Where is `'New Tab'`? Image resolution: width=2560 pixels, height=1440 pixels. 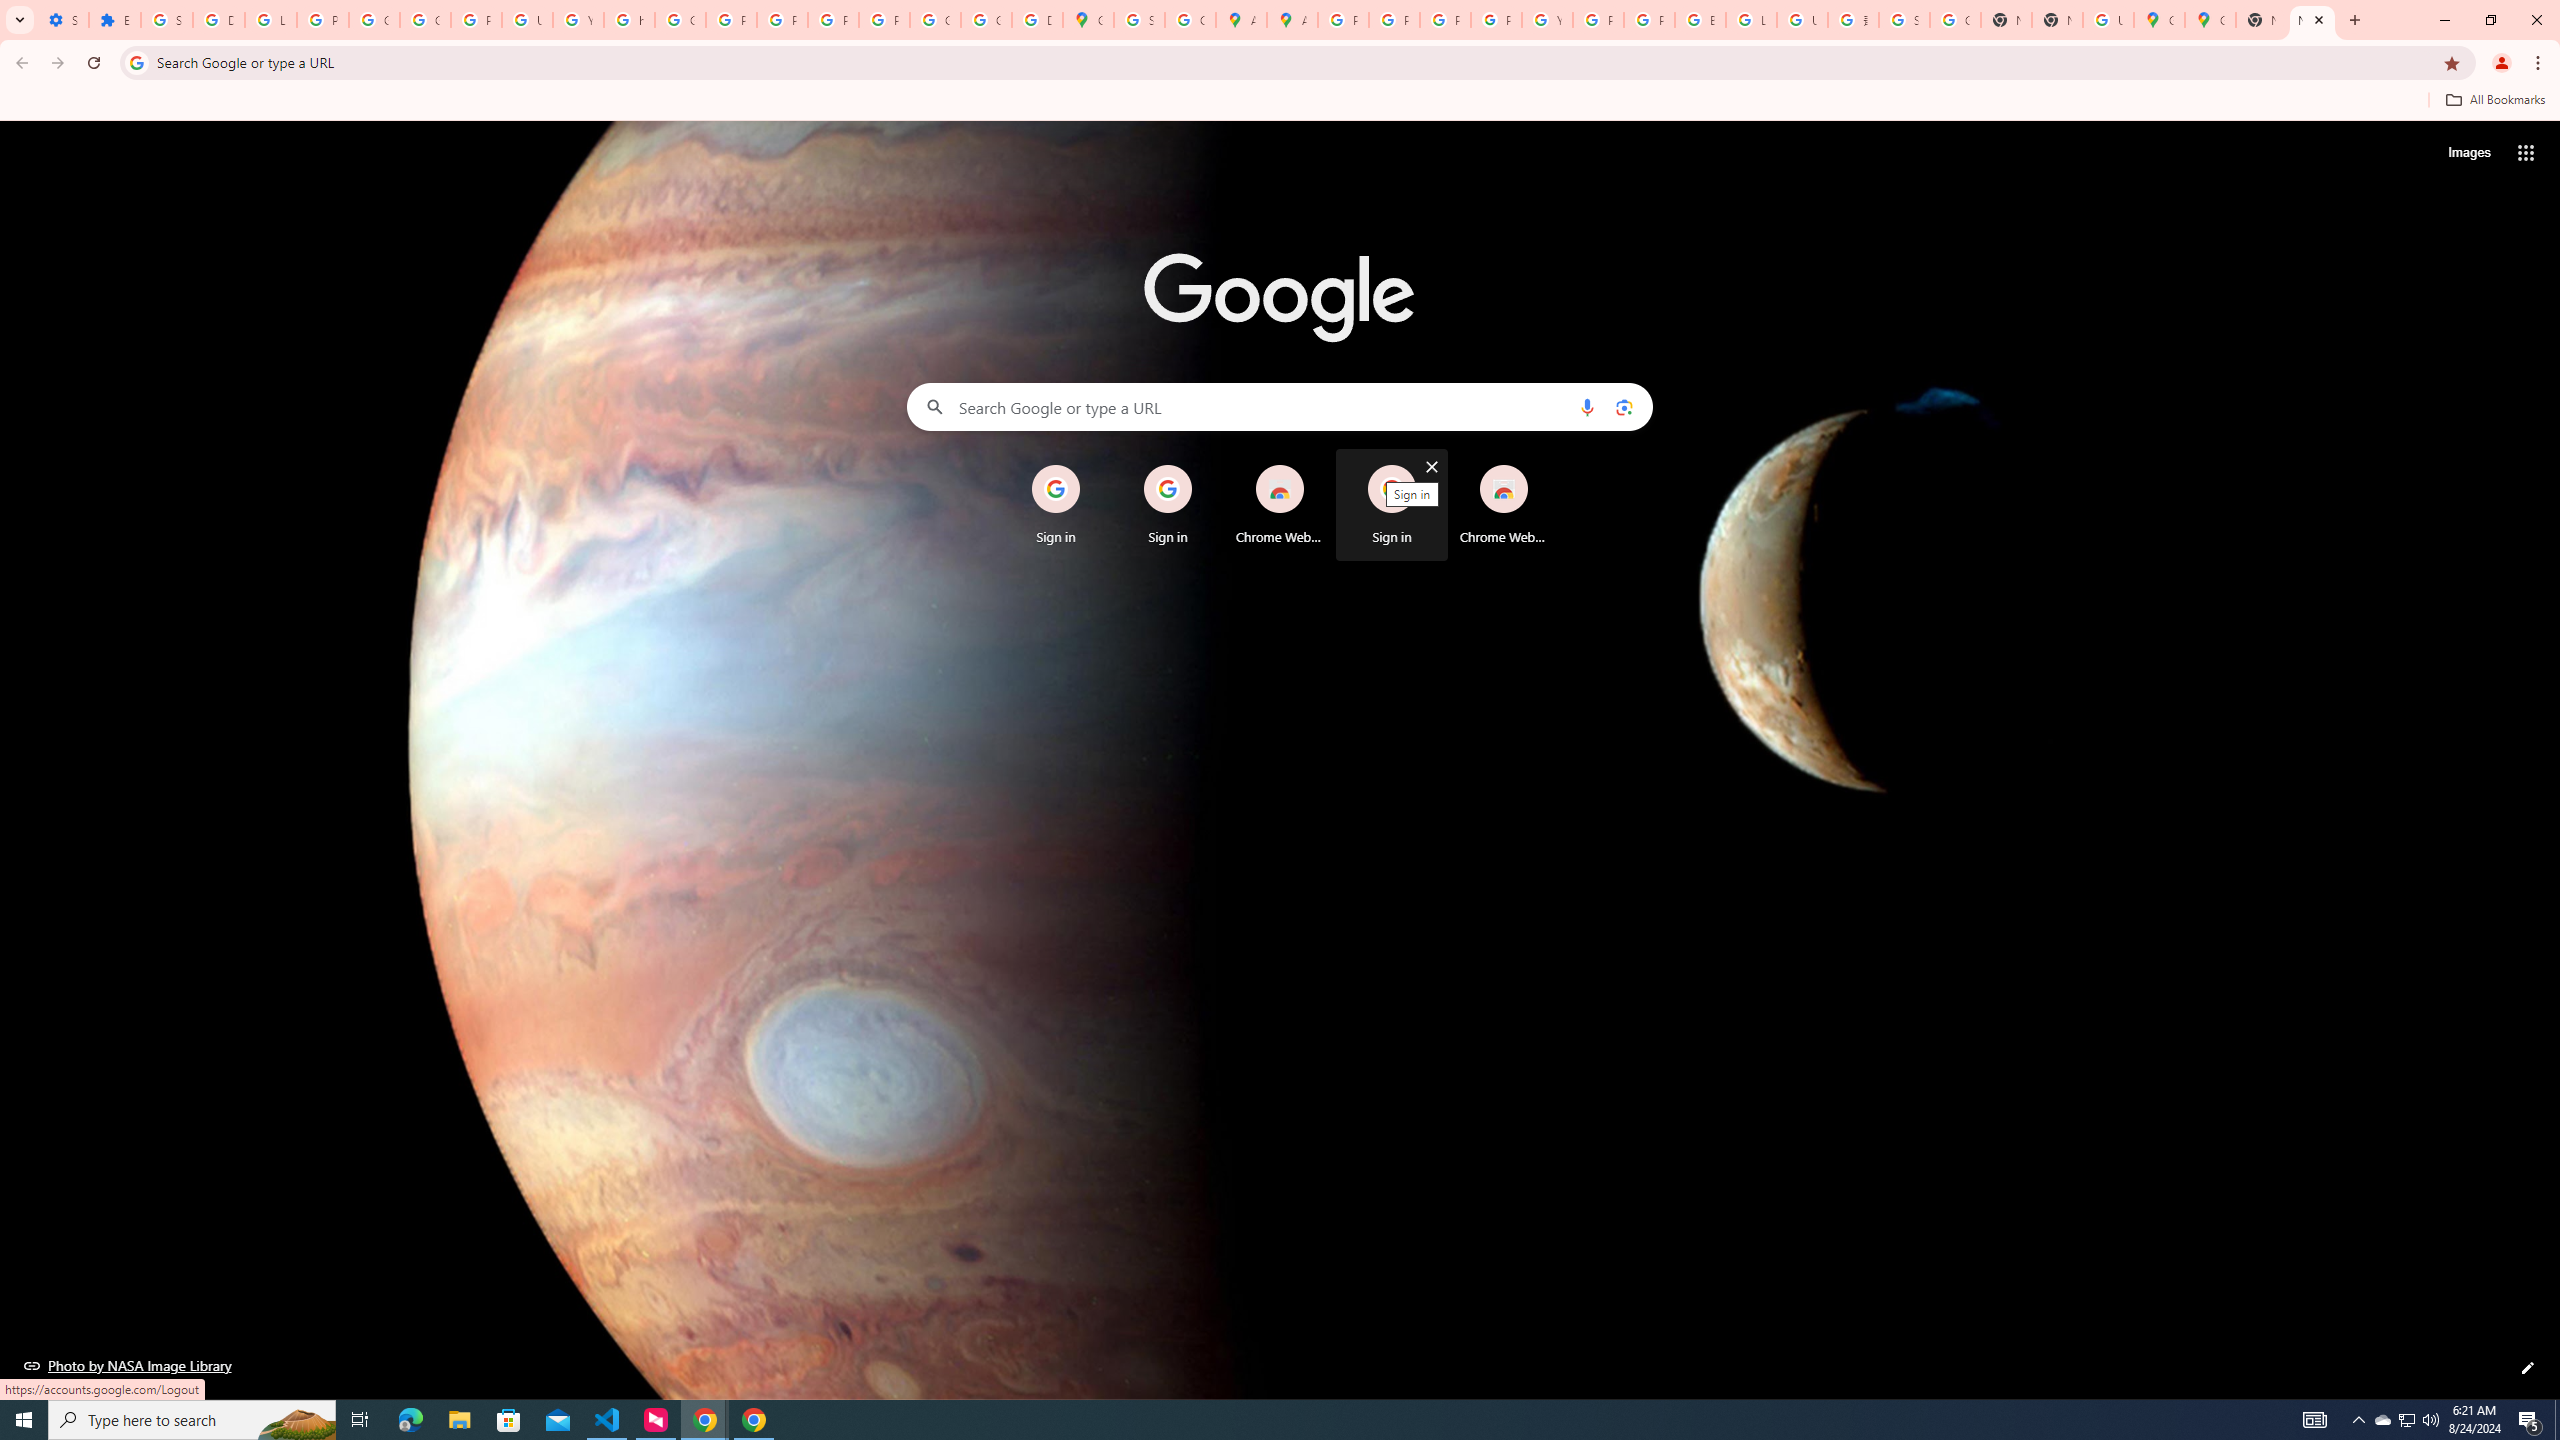
'New Tab' is located at coordinates (2311, 19).